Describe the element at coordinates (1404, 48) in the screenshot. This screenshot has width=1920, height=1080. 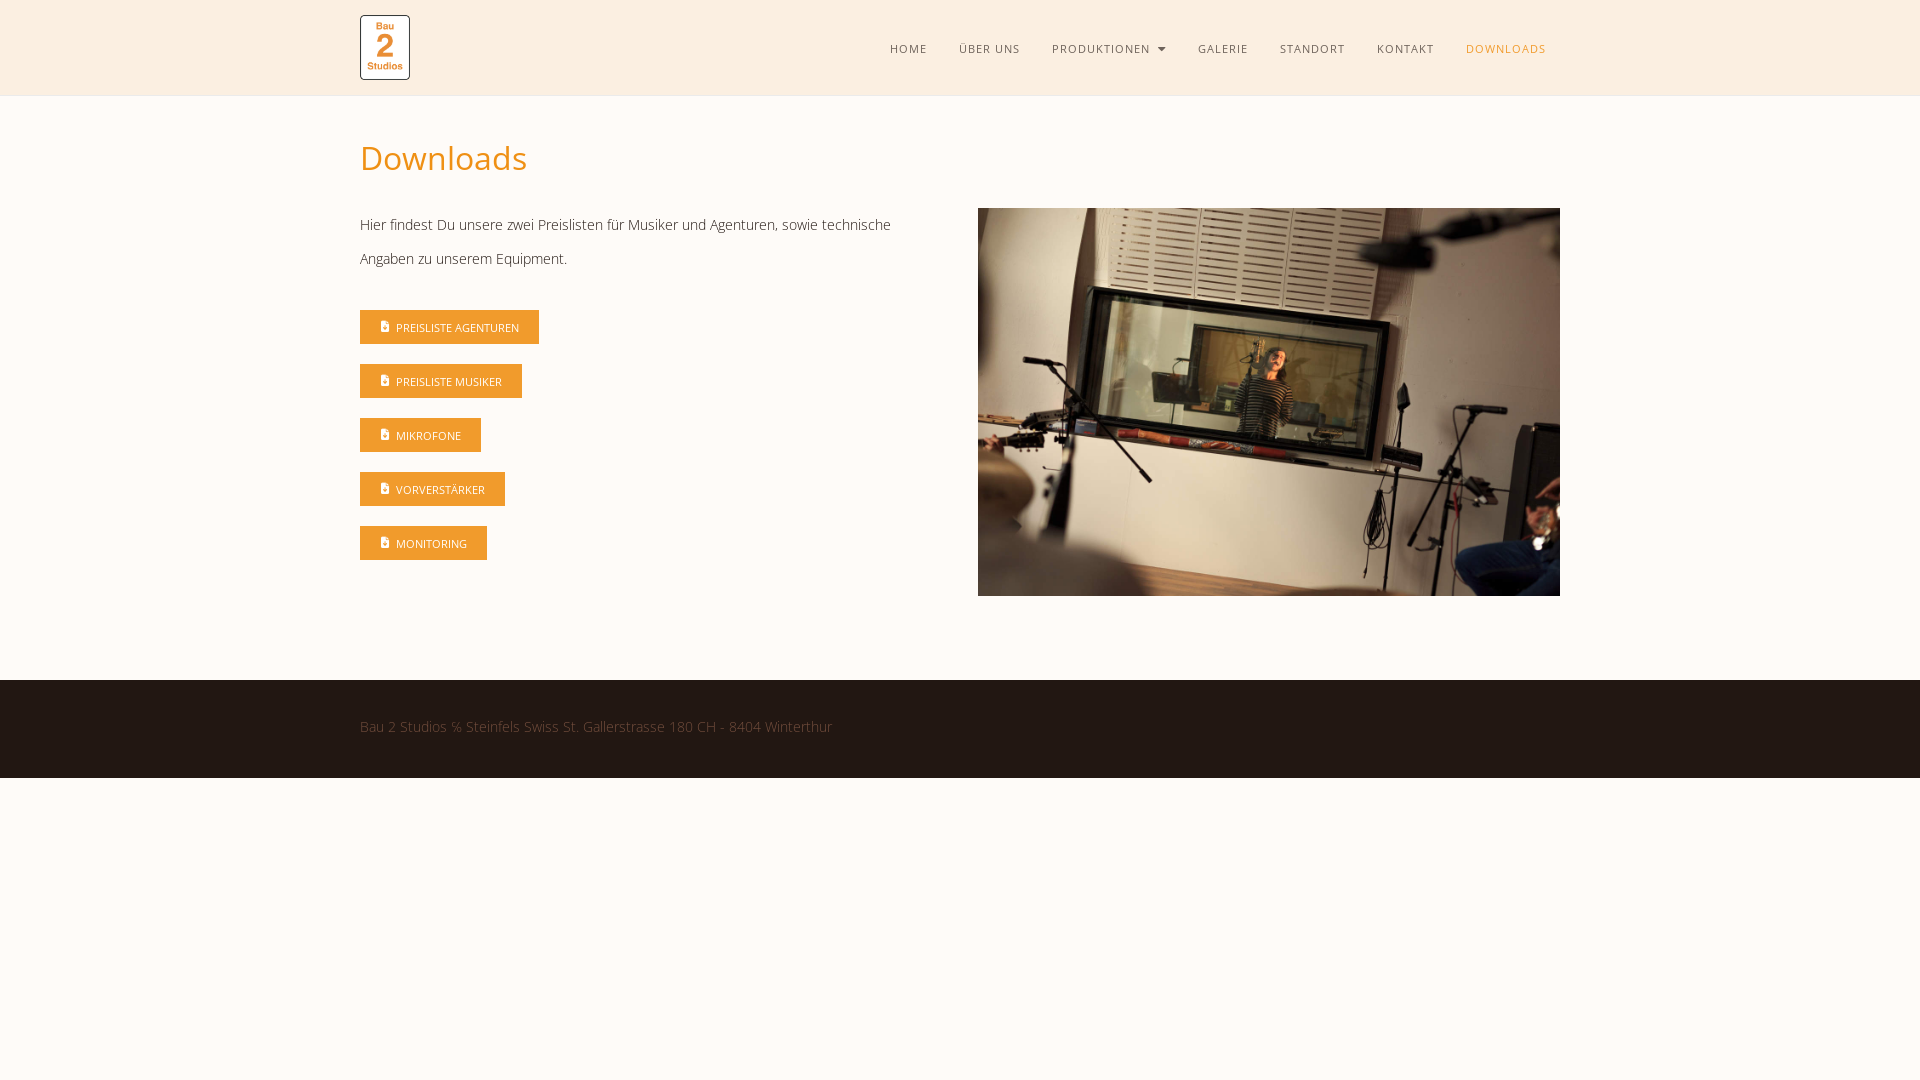
I see `'KONTAKT'` at that location.